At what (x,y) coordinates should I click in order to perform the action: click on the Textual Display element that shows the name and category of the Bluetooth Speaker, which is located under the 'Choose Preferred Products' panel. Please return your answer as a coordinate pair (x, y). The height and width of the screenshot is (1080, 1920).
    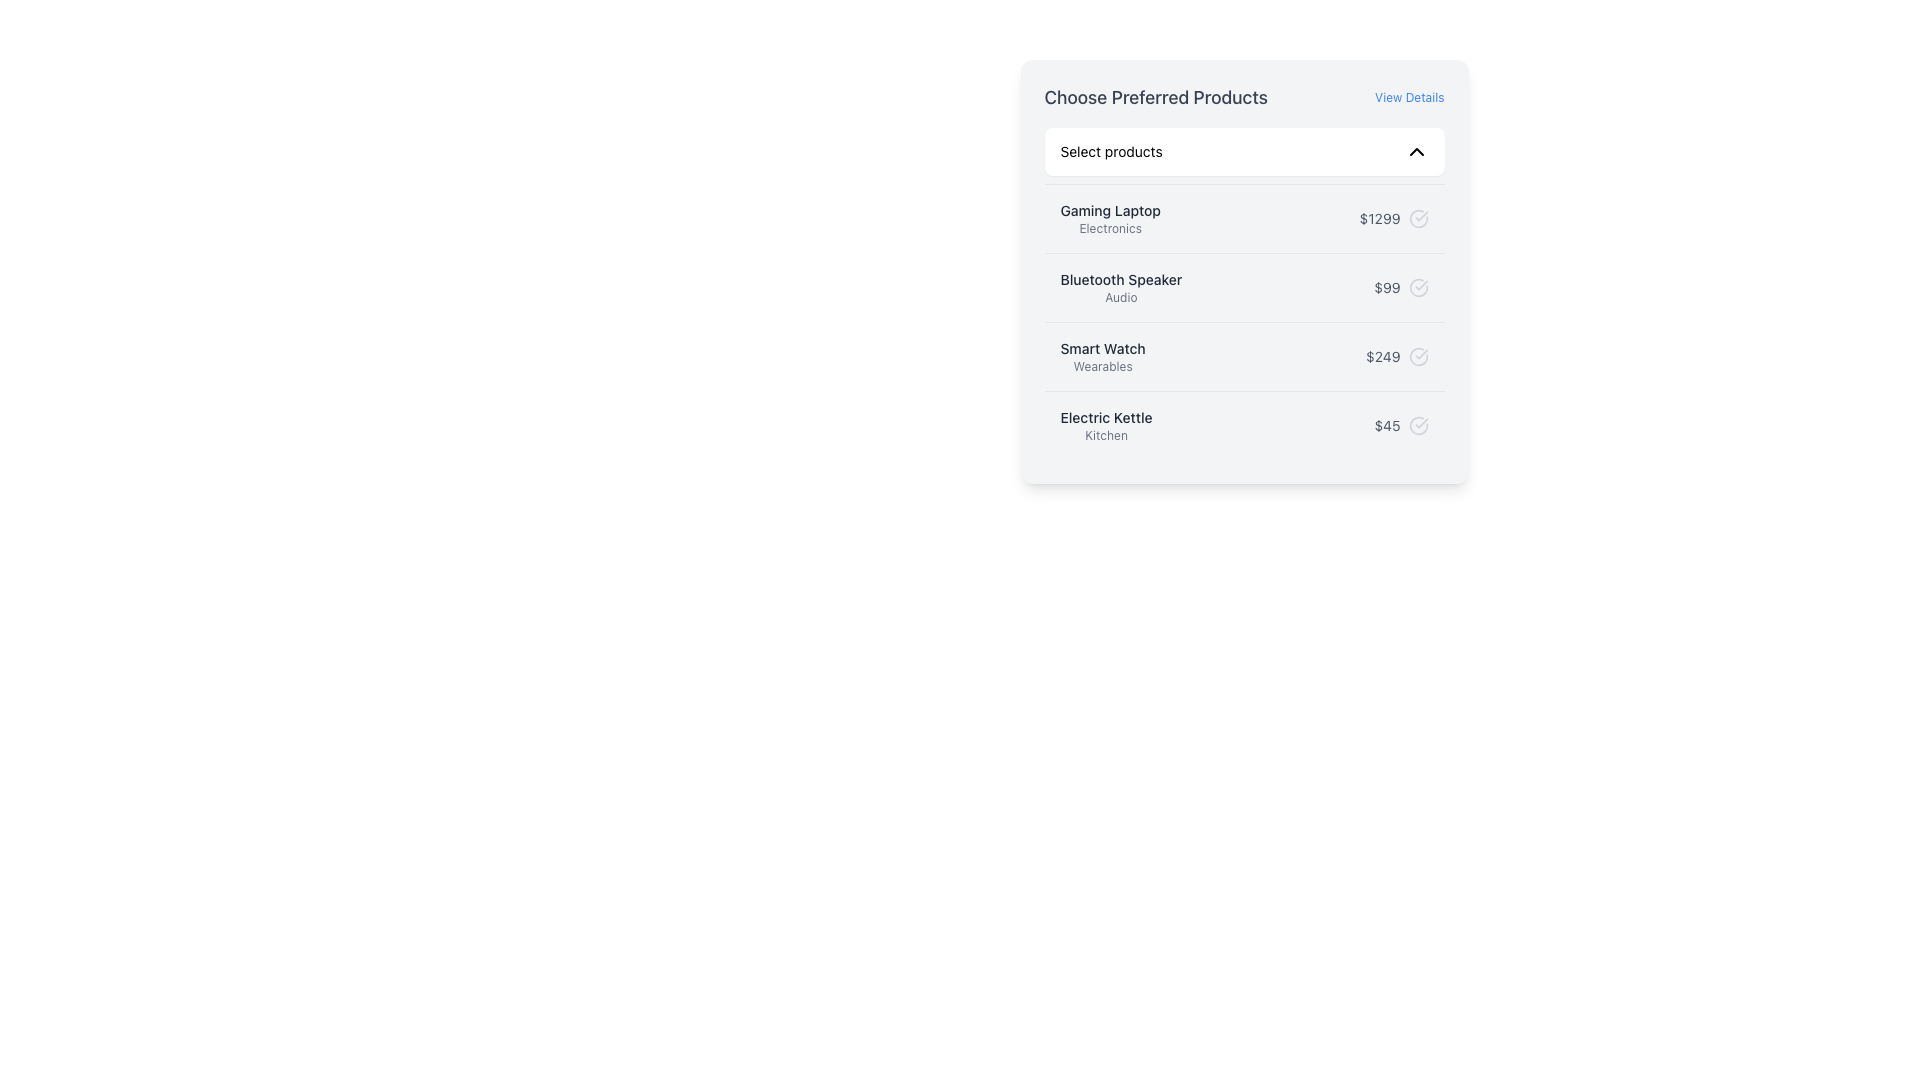
    Looking at the image, I should click on (1121, 288).